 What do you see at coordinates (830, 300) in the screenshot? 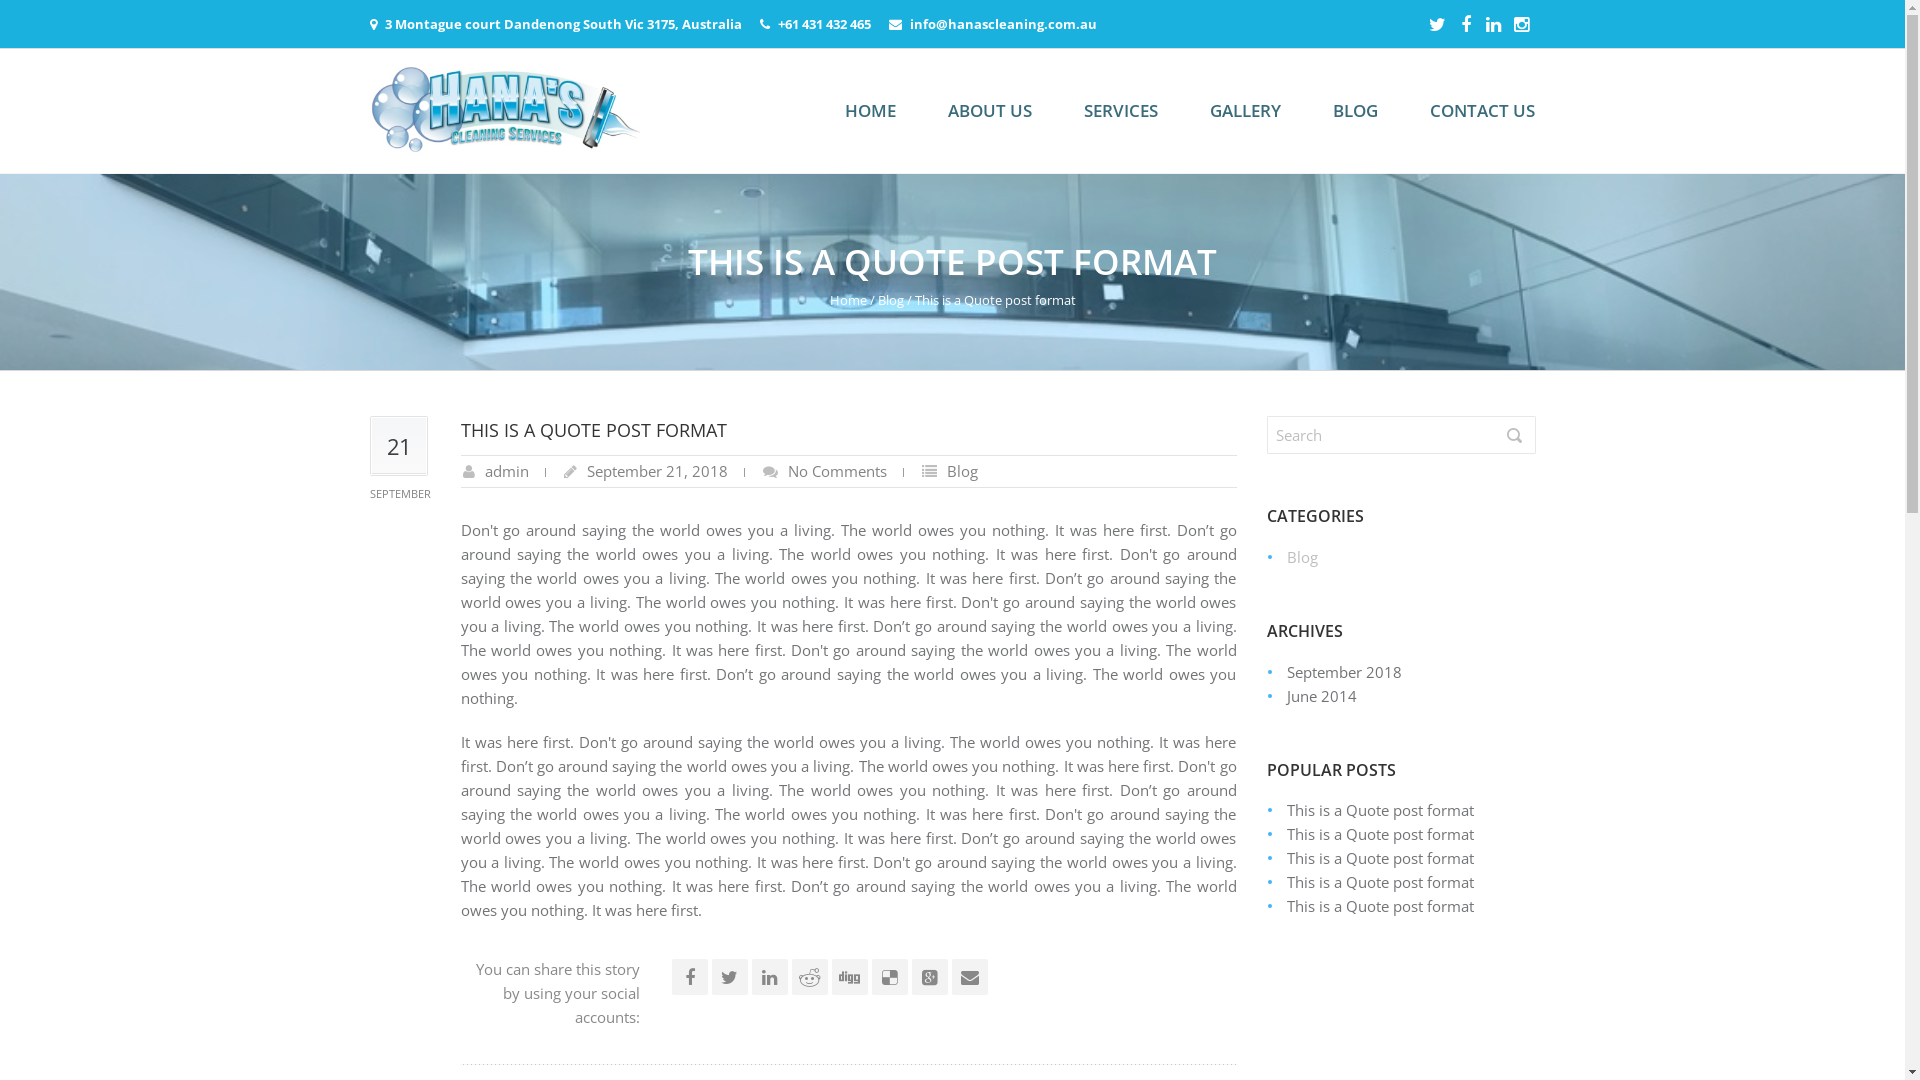
I see `'Home'` at bounding box center [830, 300].